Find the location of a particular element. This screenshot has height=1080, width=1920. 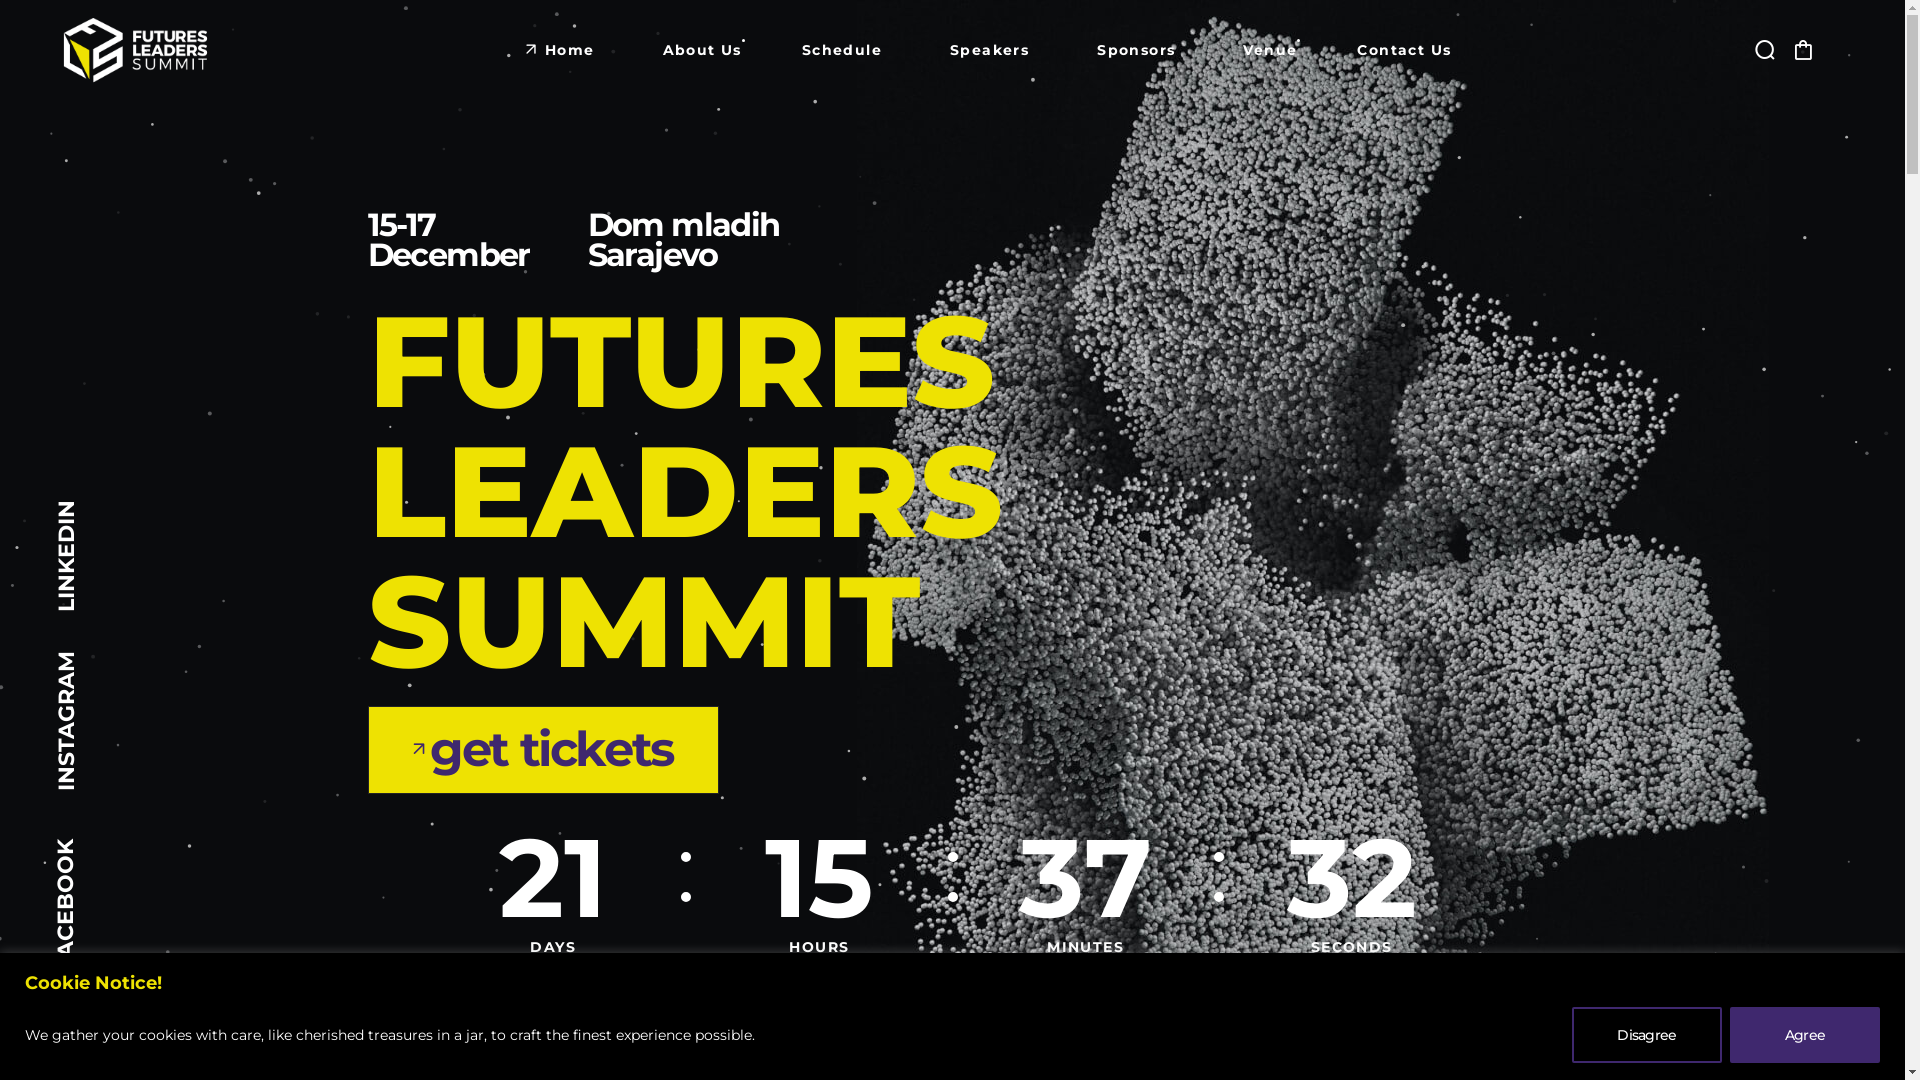

'get tickets' is located at coordinates (542, 749).